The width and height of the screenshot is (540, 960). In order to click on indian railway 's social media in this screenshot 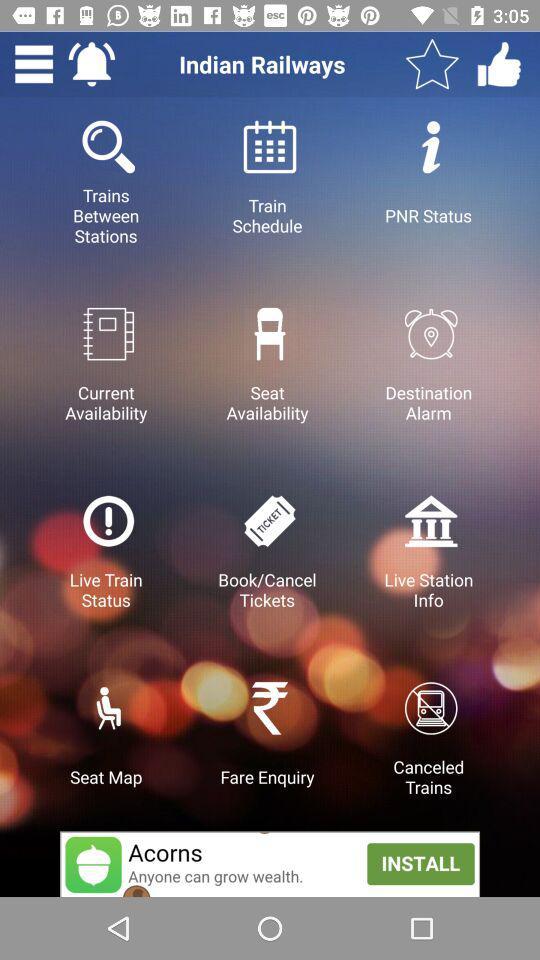, I will do `click(498, 64)`.